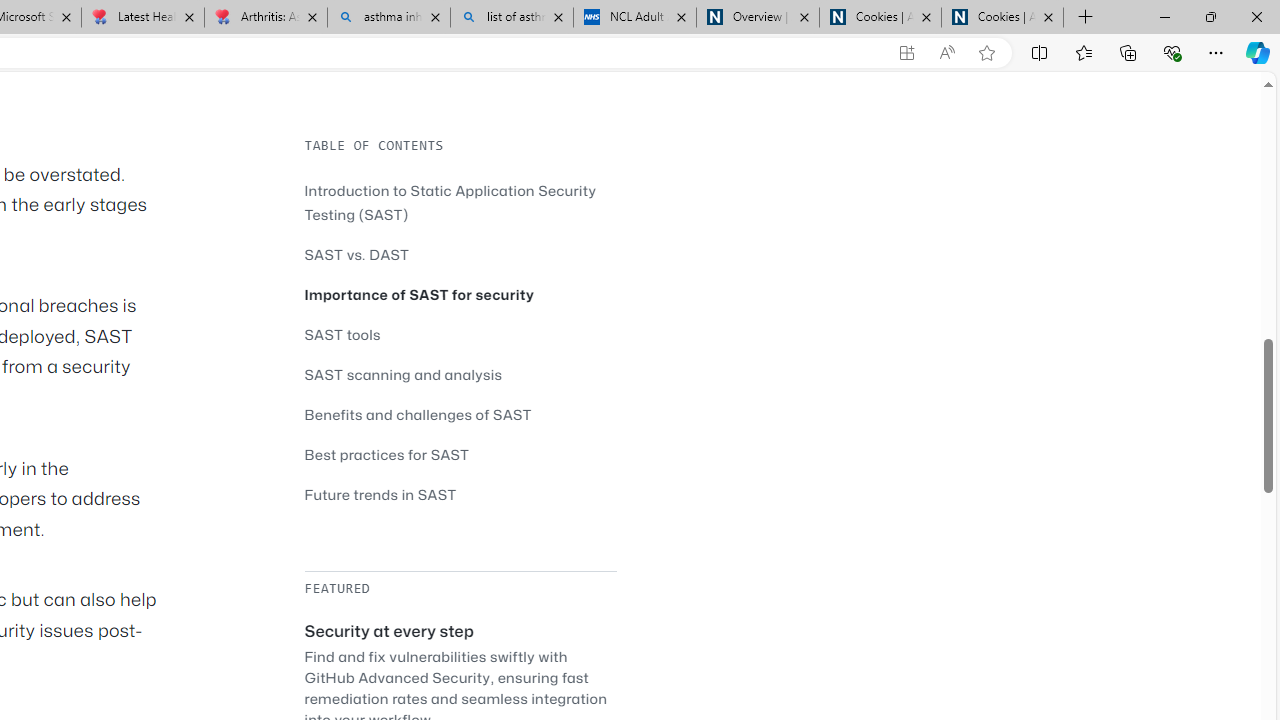 This screenshot has width=1280, height=720. Describe the element at coordinates (459, 454) in the screenshot. I see `'Best practices for SAST'` at that location.